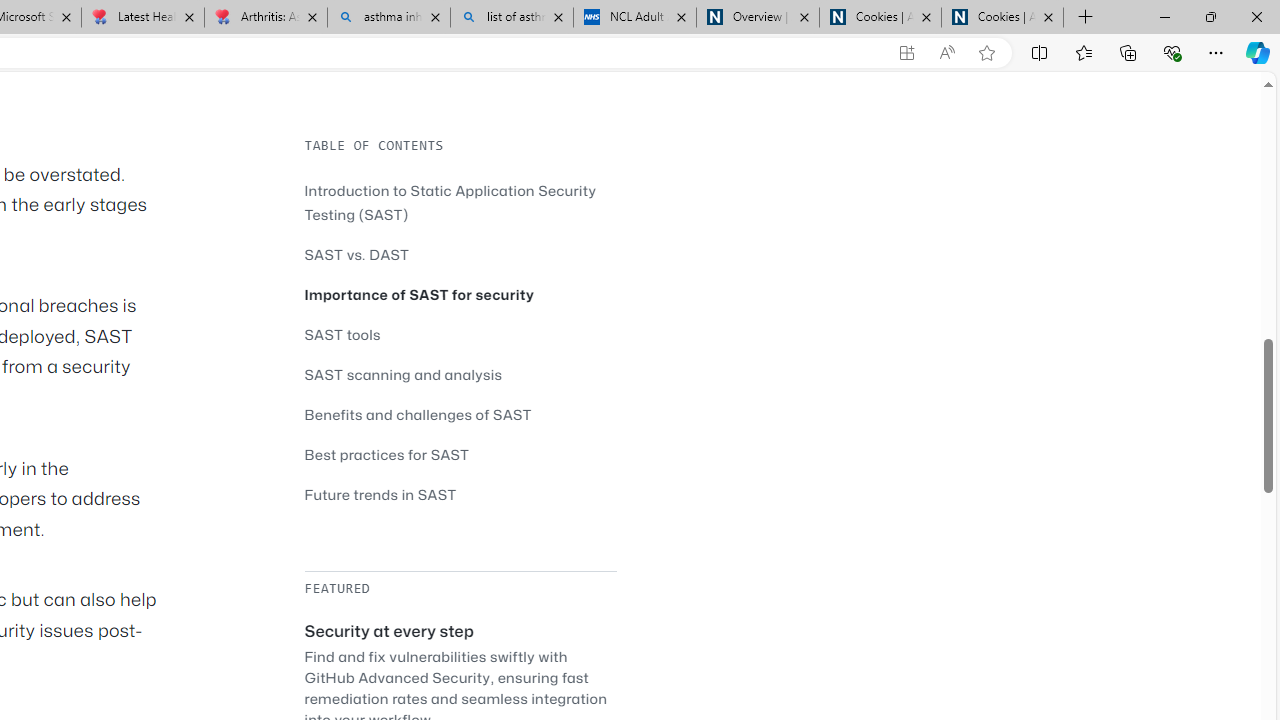 This screenshot has width=1280, height=720. Describe the element at coordinates (459, 454) in the screenshot. I see `'Best practices for SAST'` at that location.